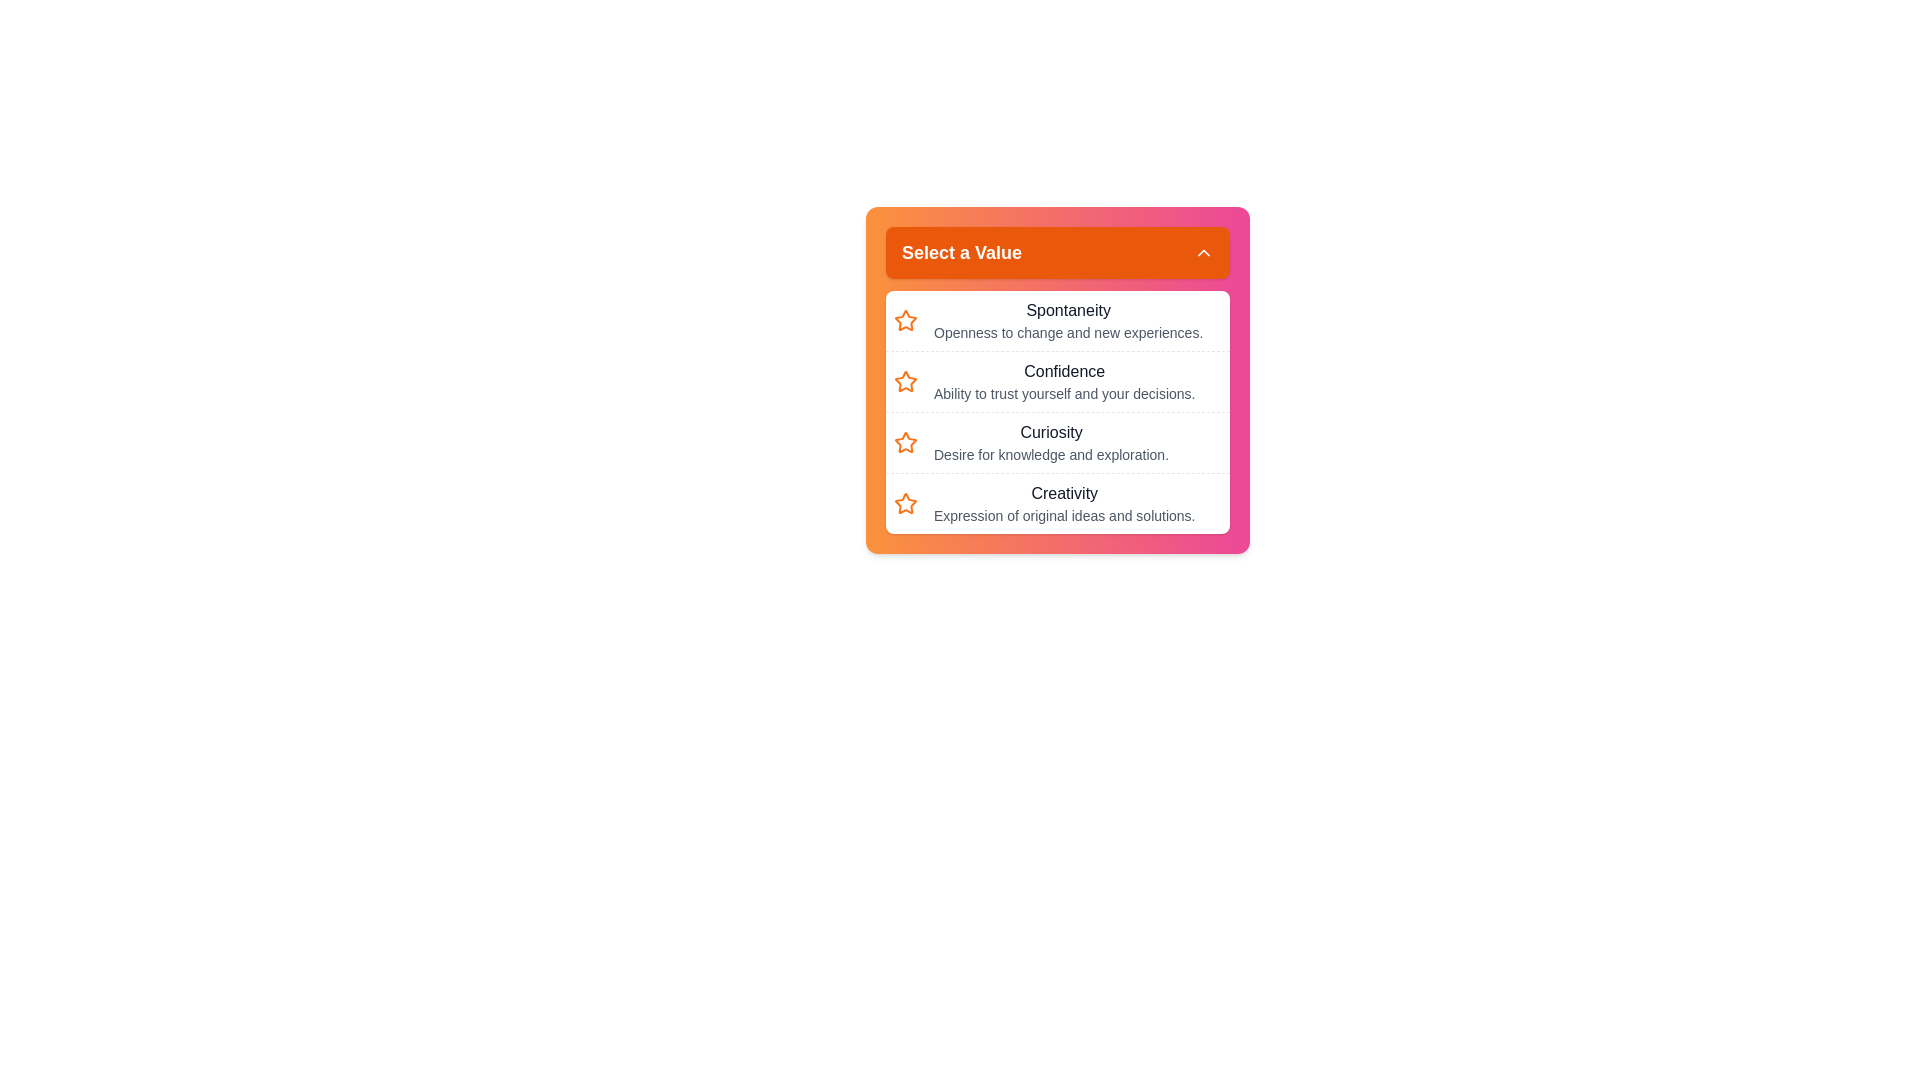 This screenshot has width=1920, height=1080. What do you see at coordinates (1063, 493) in the screenshot?
I see `text label displaying 'Creativity' in bold and dark gray color, which is the fourth item in the dropdown selection panel under 'Select a Value'` at bounding box center [1063, 493].